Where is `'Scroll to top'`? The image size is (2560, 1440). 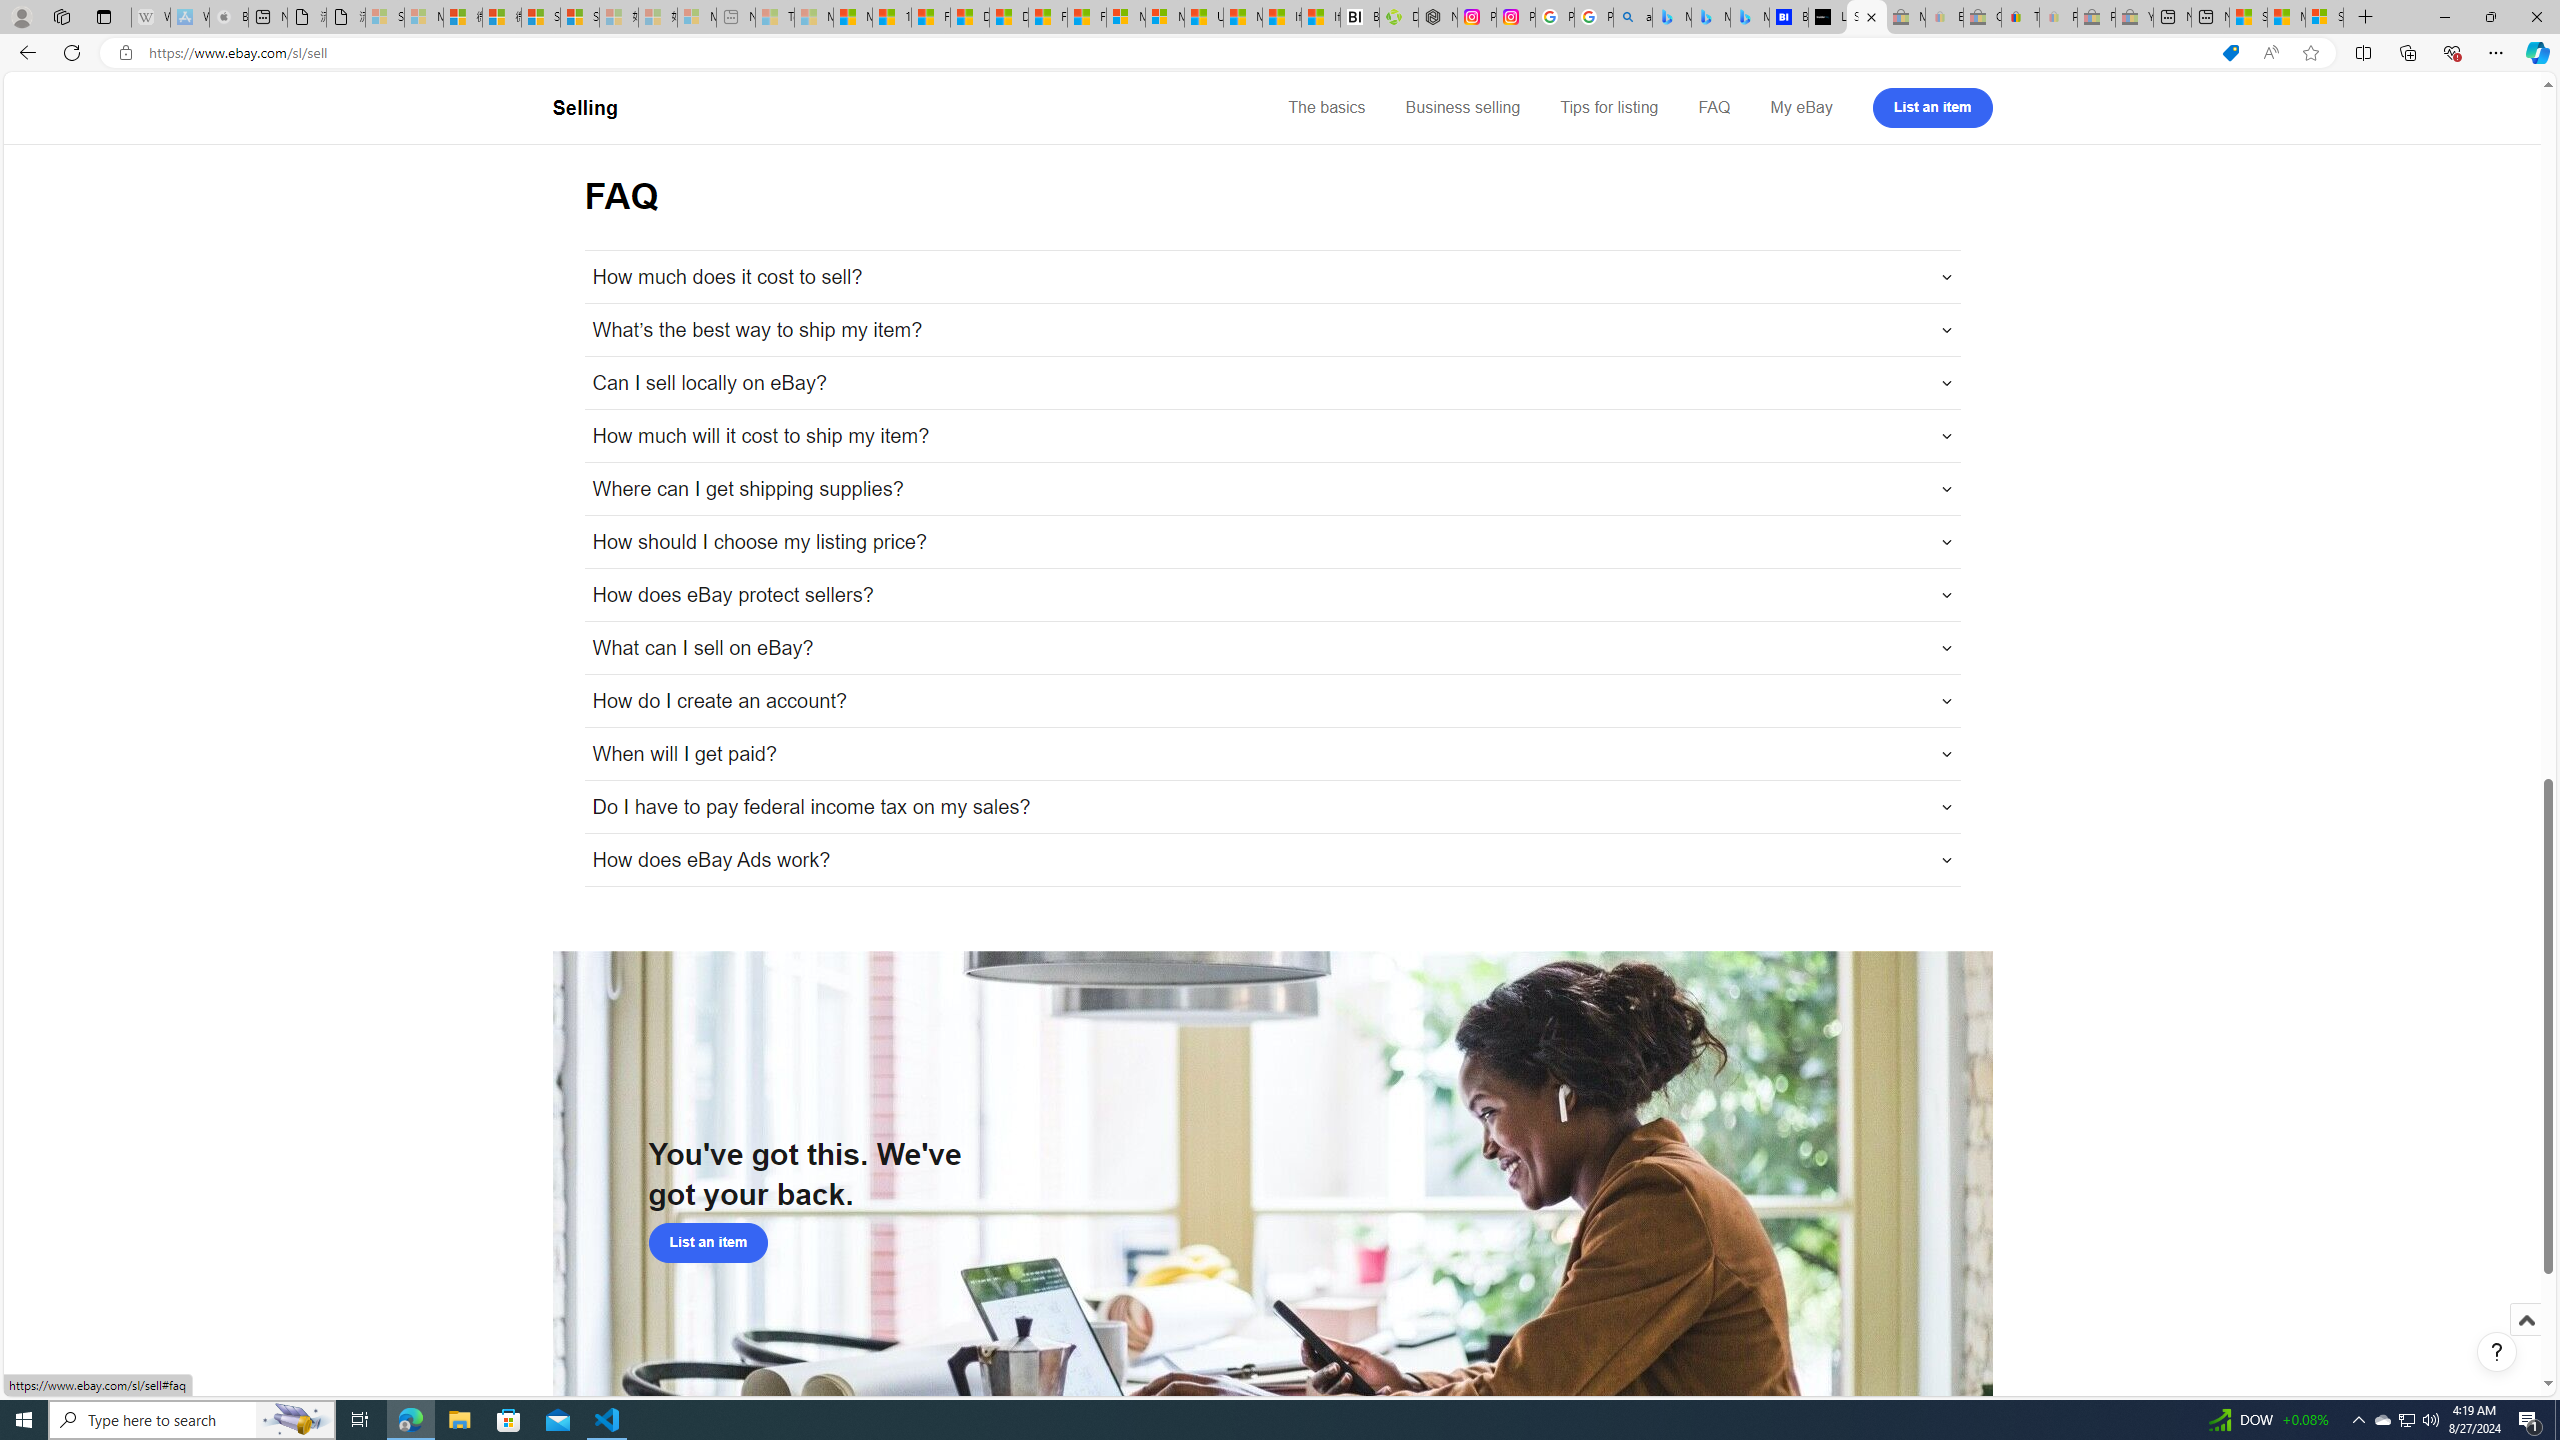
'Scroll to top' is located at coordinates (2524, 1340).